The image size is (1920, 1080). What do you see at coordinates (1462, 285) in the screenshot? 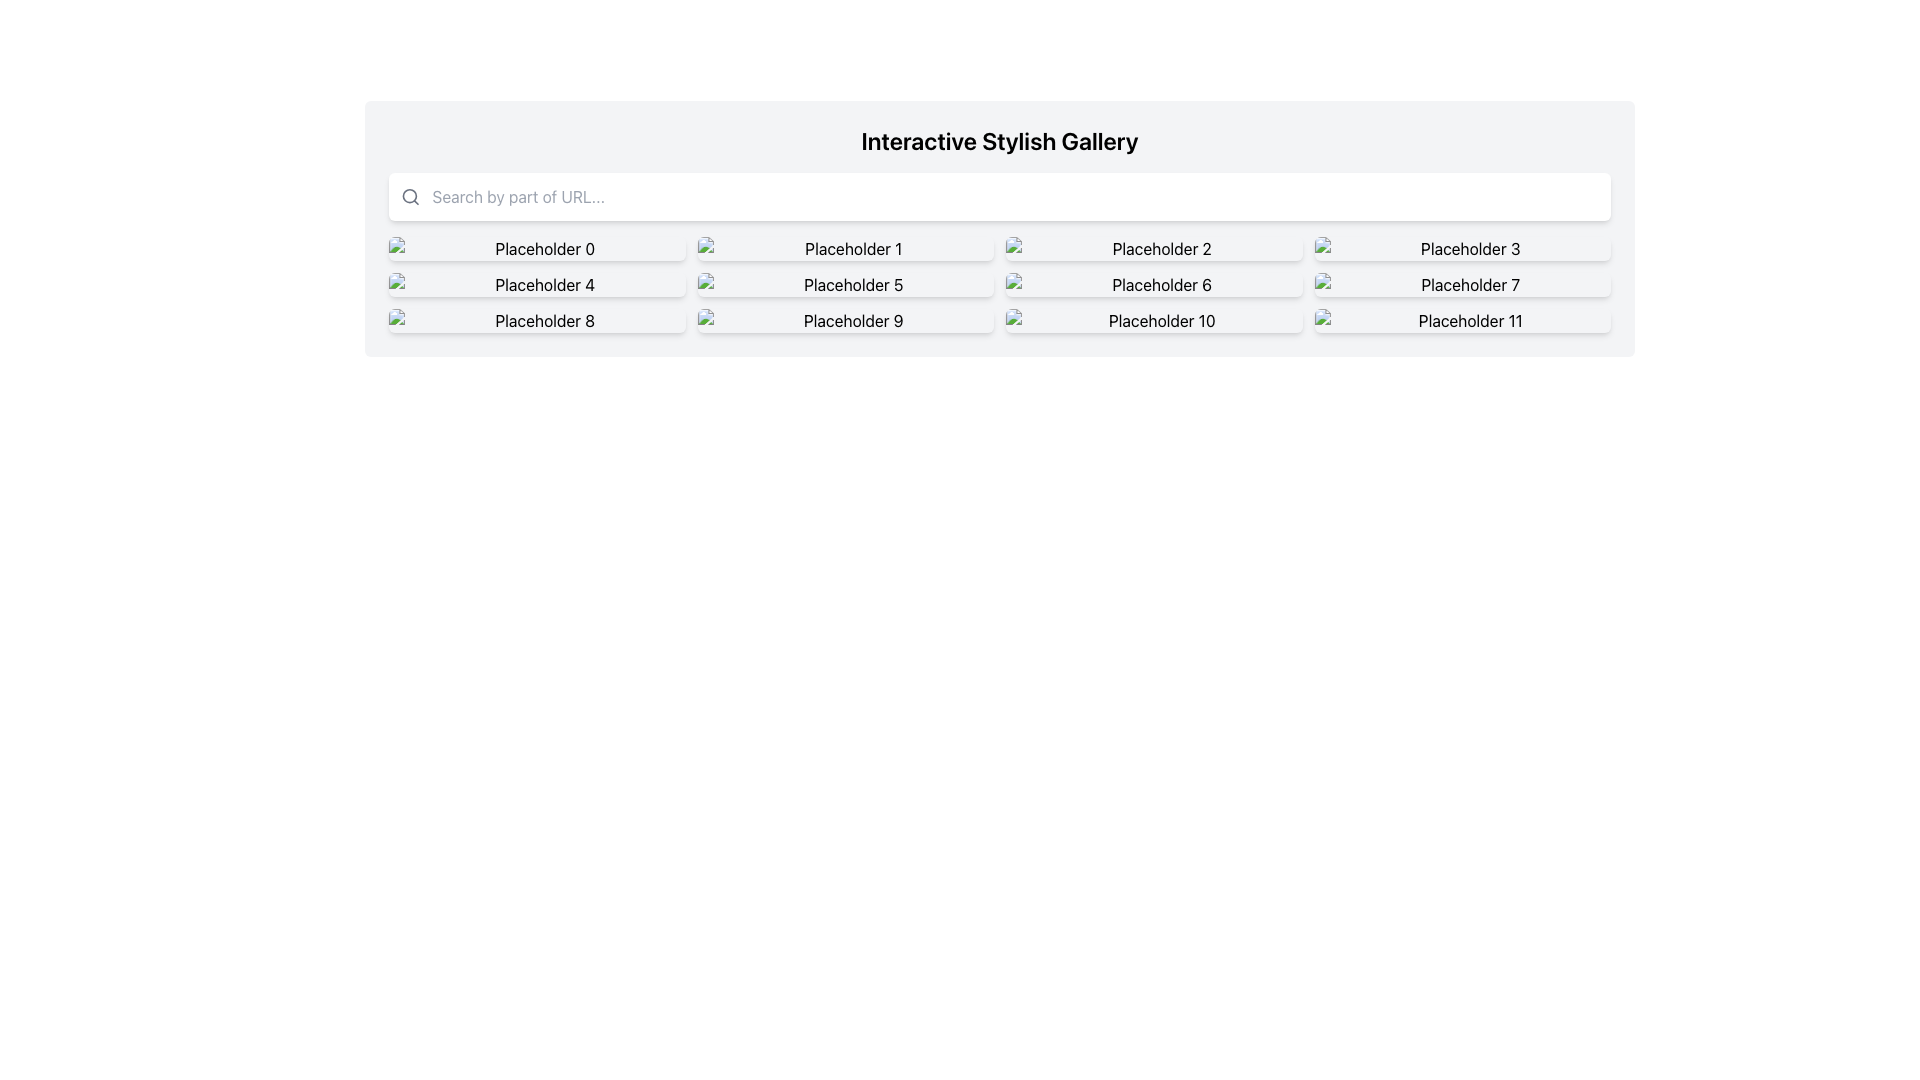
I see `the interactive visual grid item located in the second row and fourth column of the grid layout, which is directly below 'Placeholder 3' and to the right of 'Placeholder 6'` at bounding box center [1462, 285].